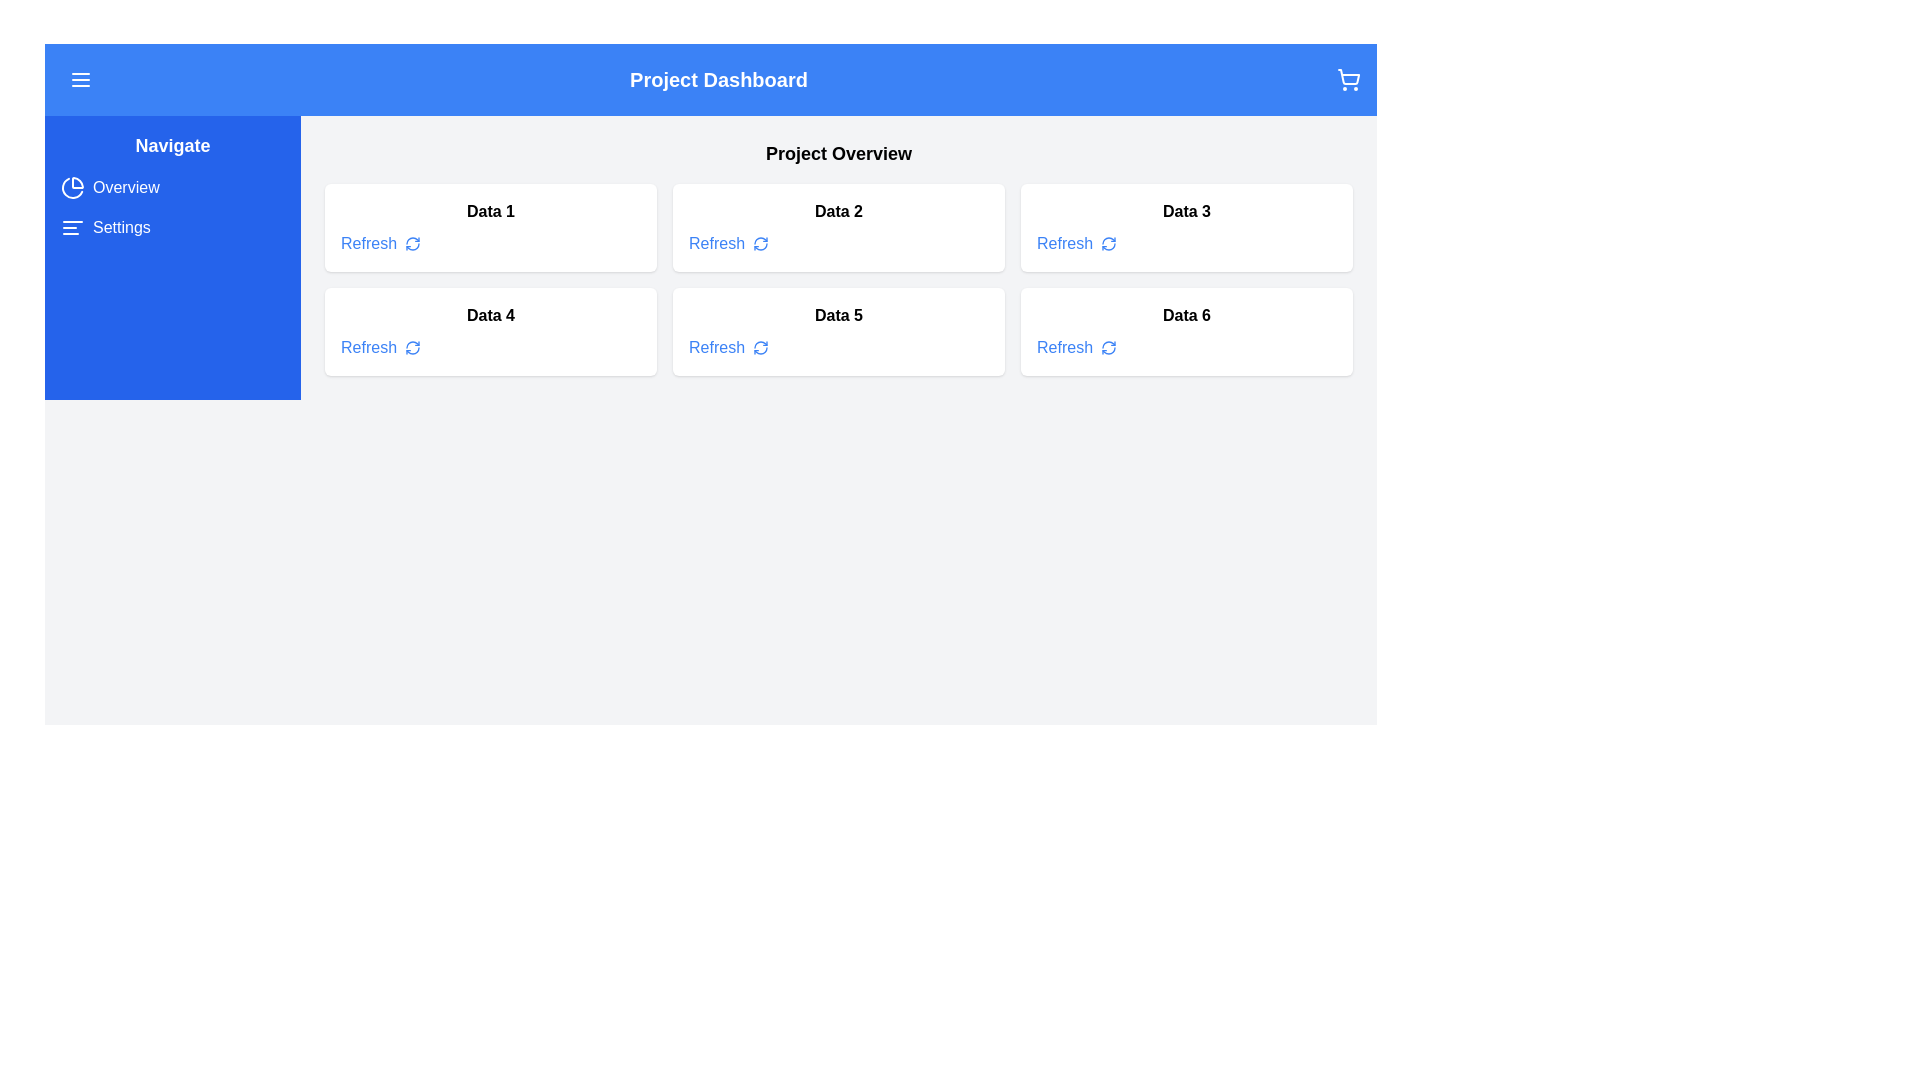 This screenshot has height=1080, width=1920. I want to click on the card labeled 'Data 2' which contains a 'Refresh' link at the bottom left, so click(839, 226).